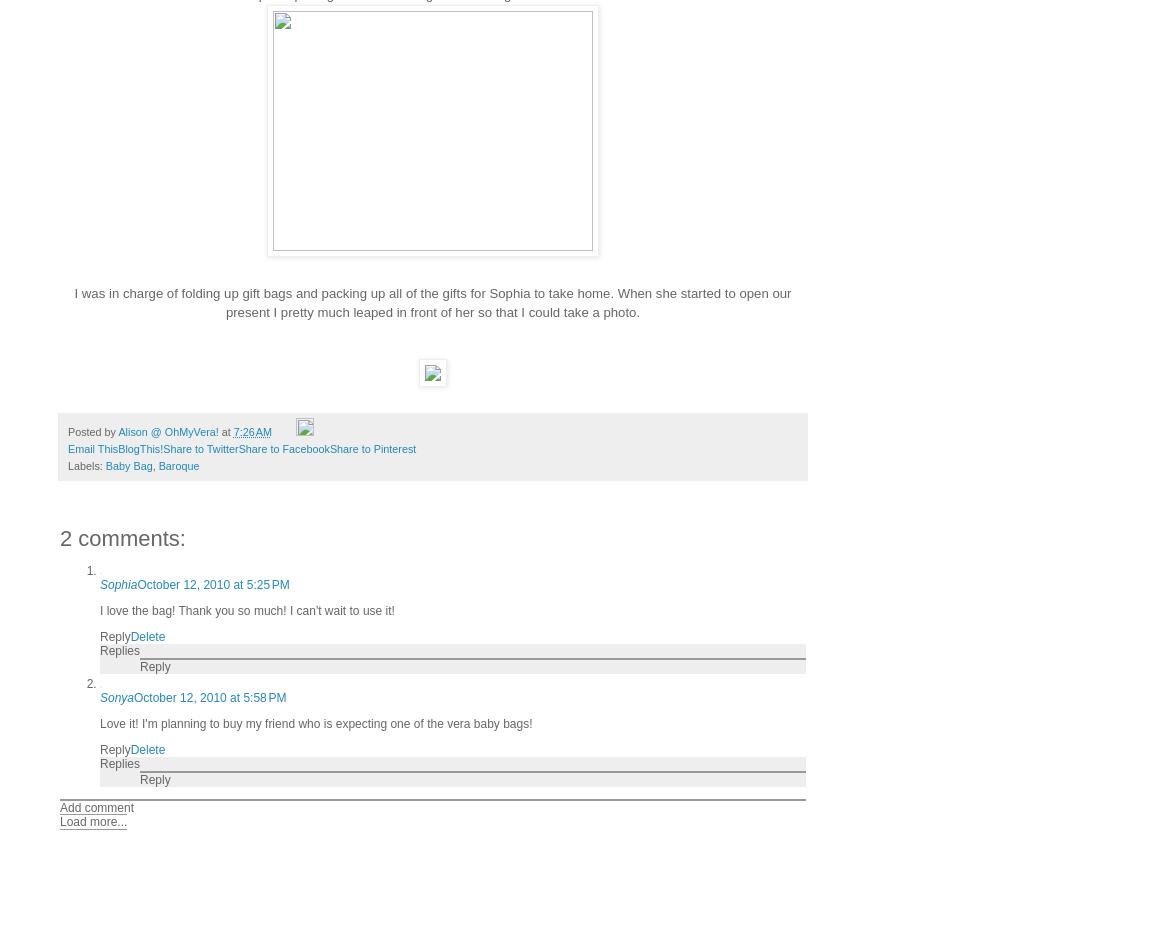  Describe the element at coordinates (127, 465) in the screenshot. I see `'Baby Bag'` at that location.